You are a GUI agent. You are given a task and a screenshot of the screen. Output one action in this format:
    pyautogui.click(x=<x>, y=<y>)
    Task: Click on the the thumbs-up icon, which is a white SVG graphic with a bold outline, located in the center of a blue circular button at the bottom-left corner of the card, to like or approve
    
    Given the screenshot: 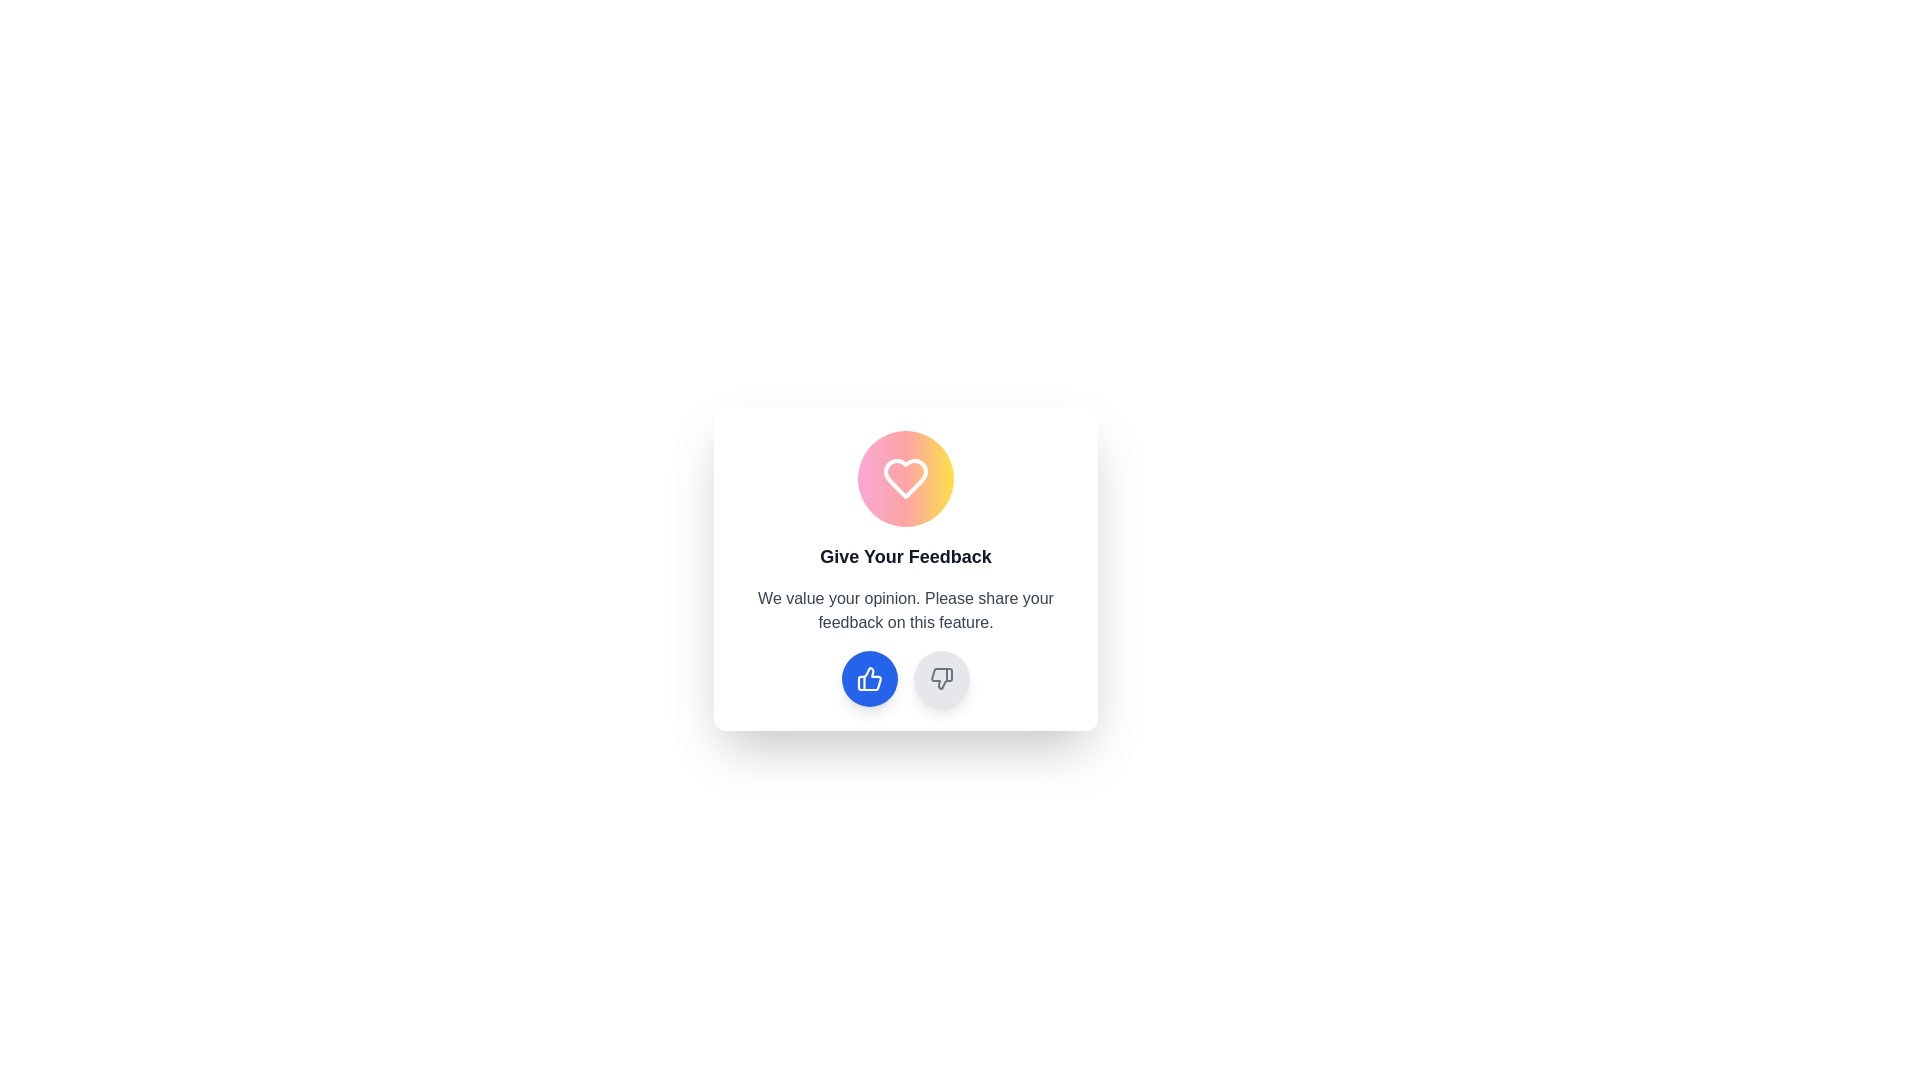 What is the action you would take?
    pyautogui.click(x=869, y=677)
    